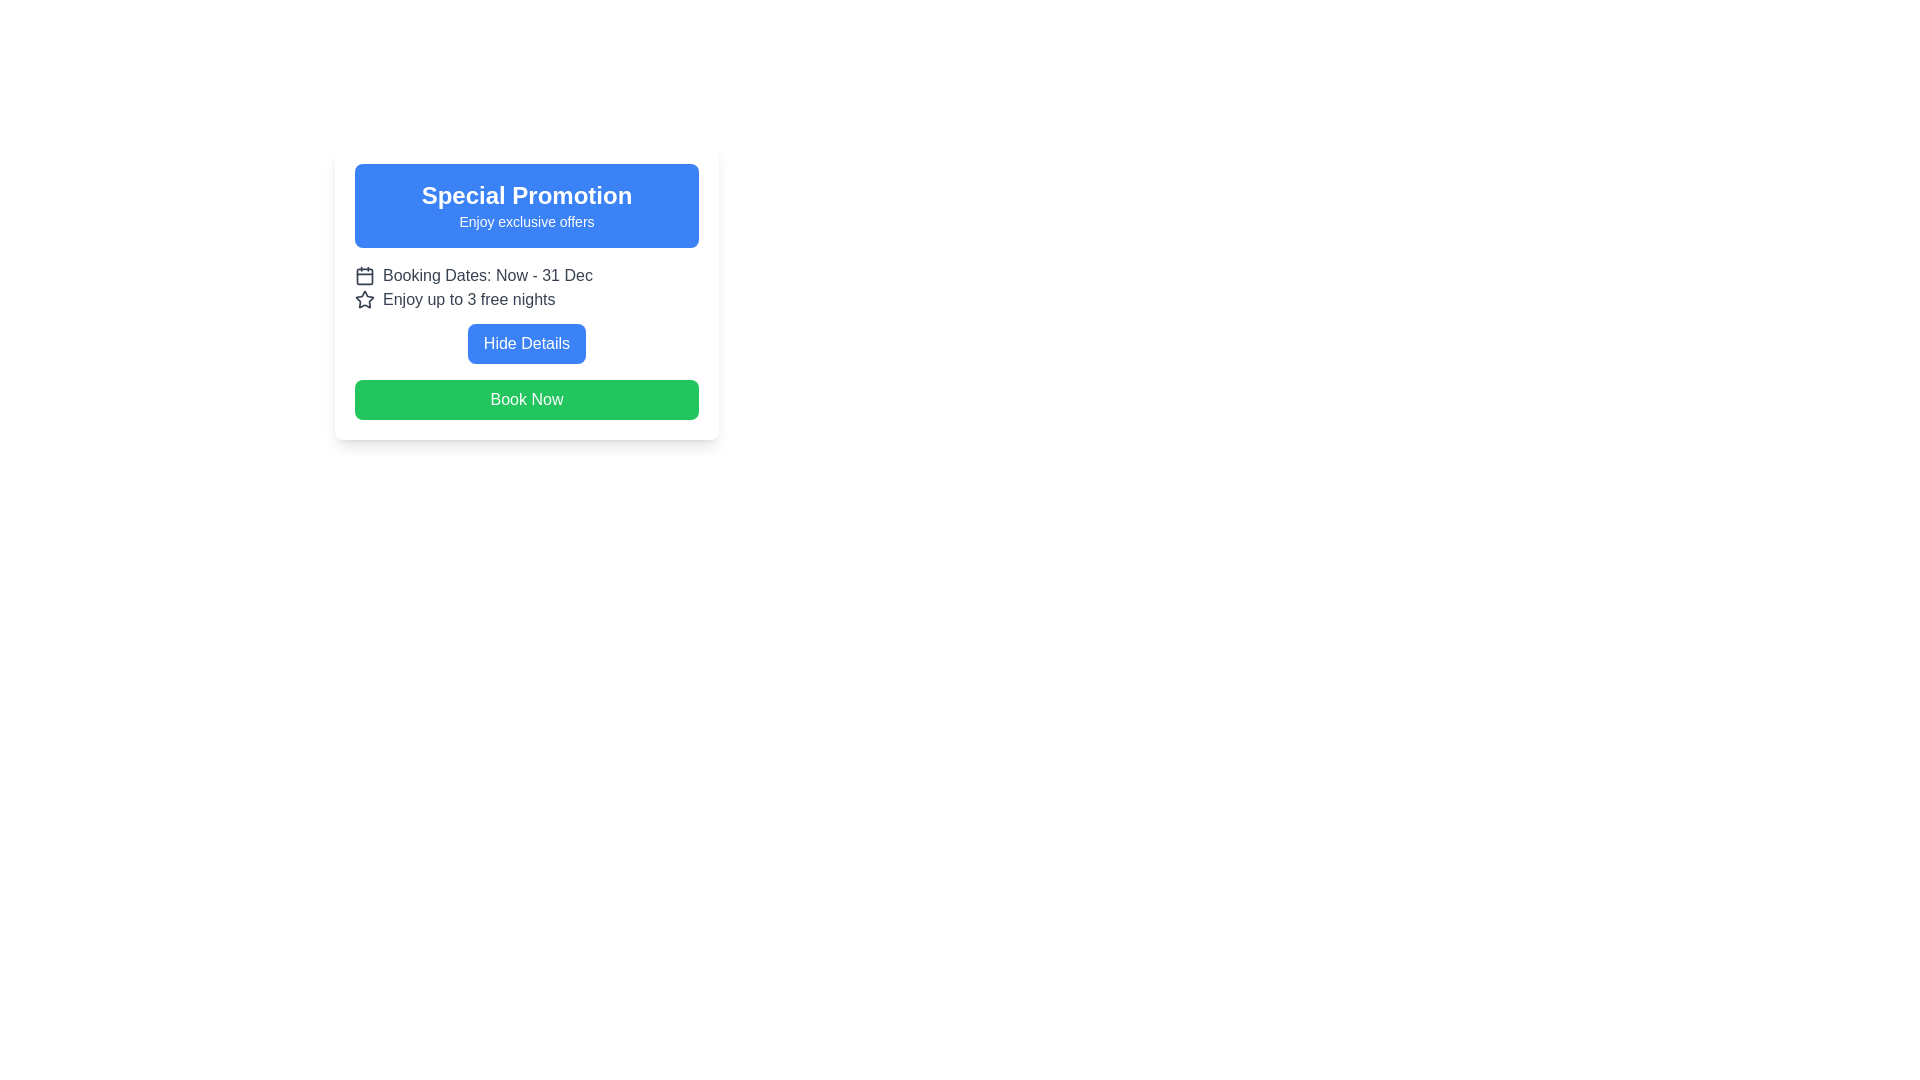 The image size is (1920, 1080). Describe the element at coordinates (527, 337) in the screenshot. I see `the 'Hide Details' button, which is styled with a blue background and white text, to observe its style change` at that location.